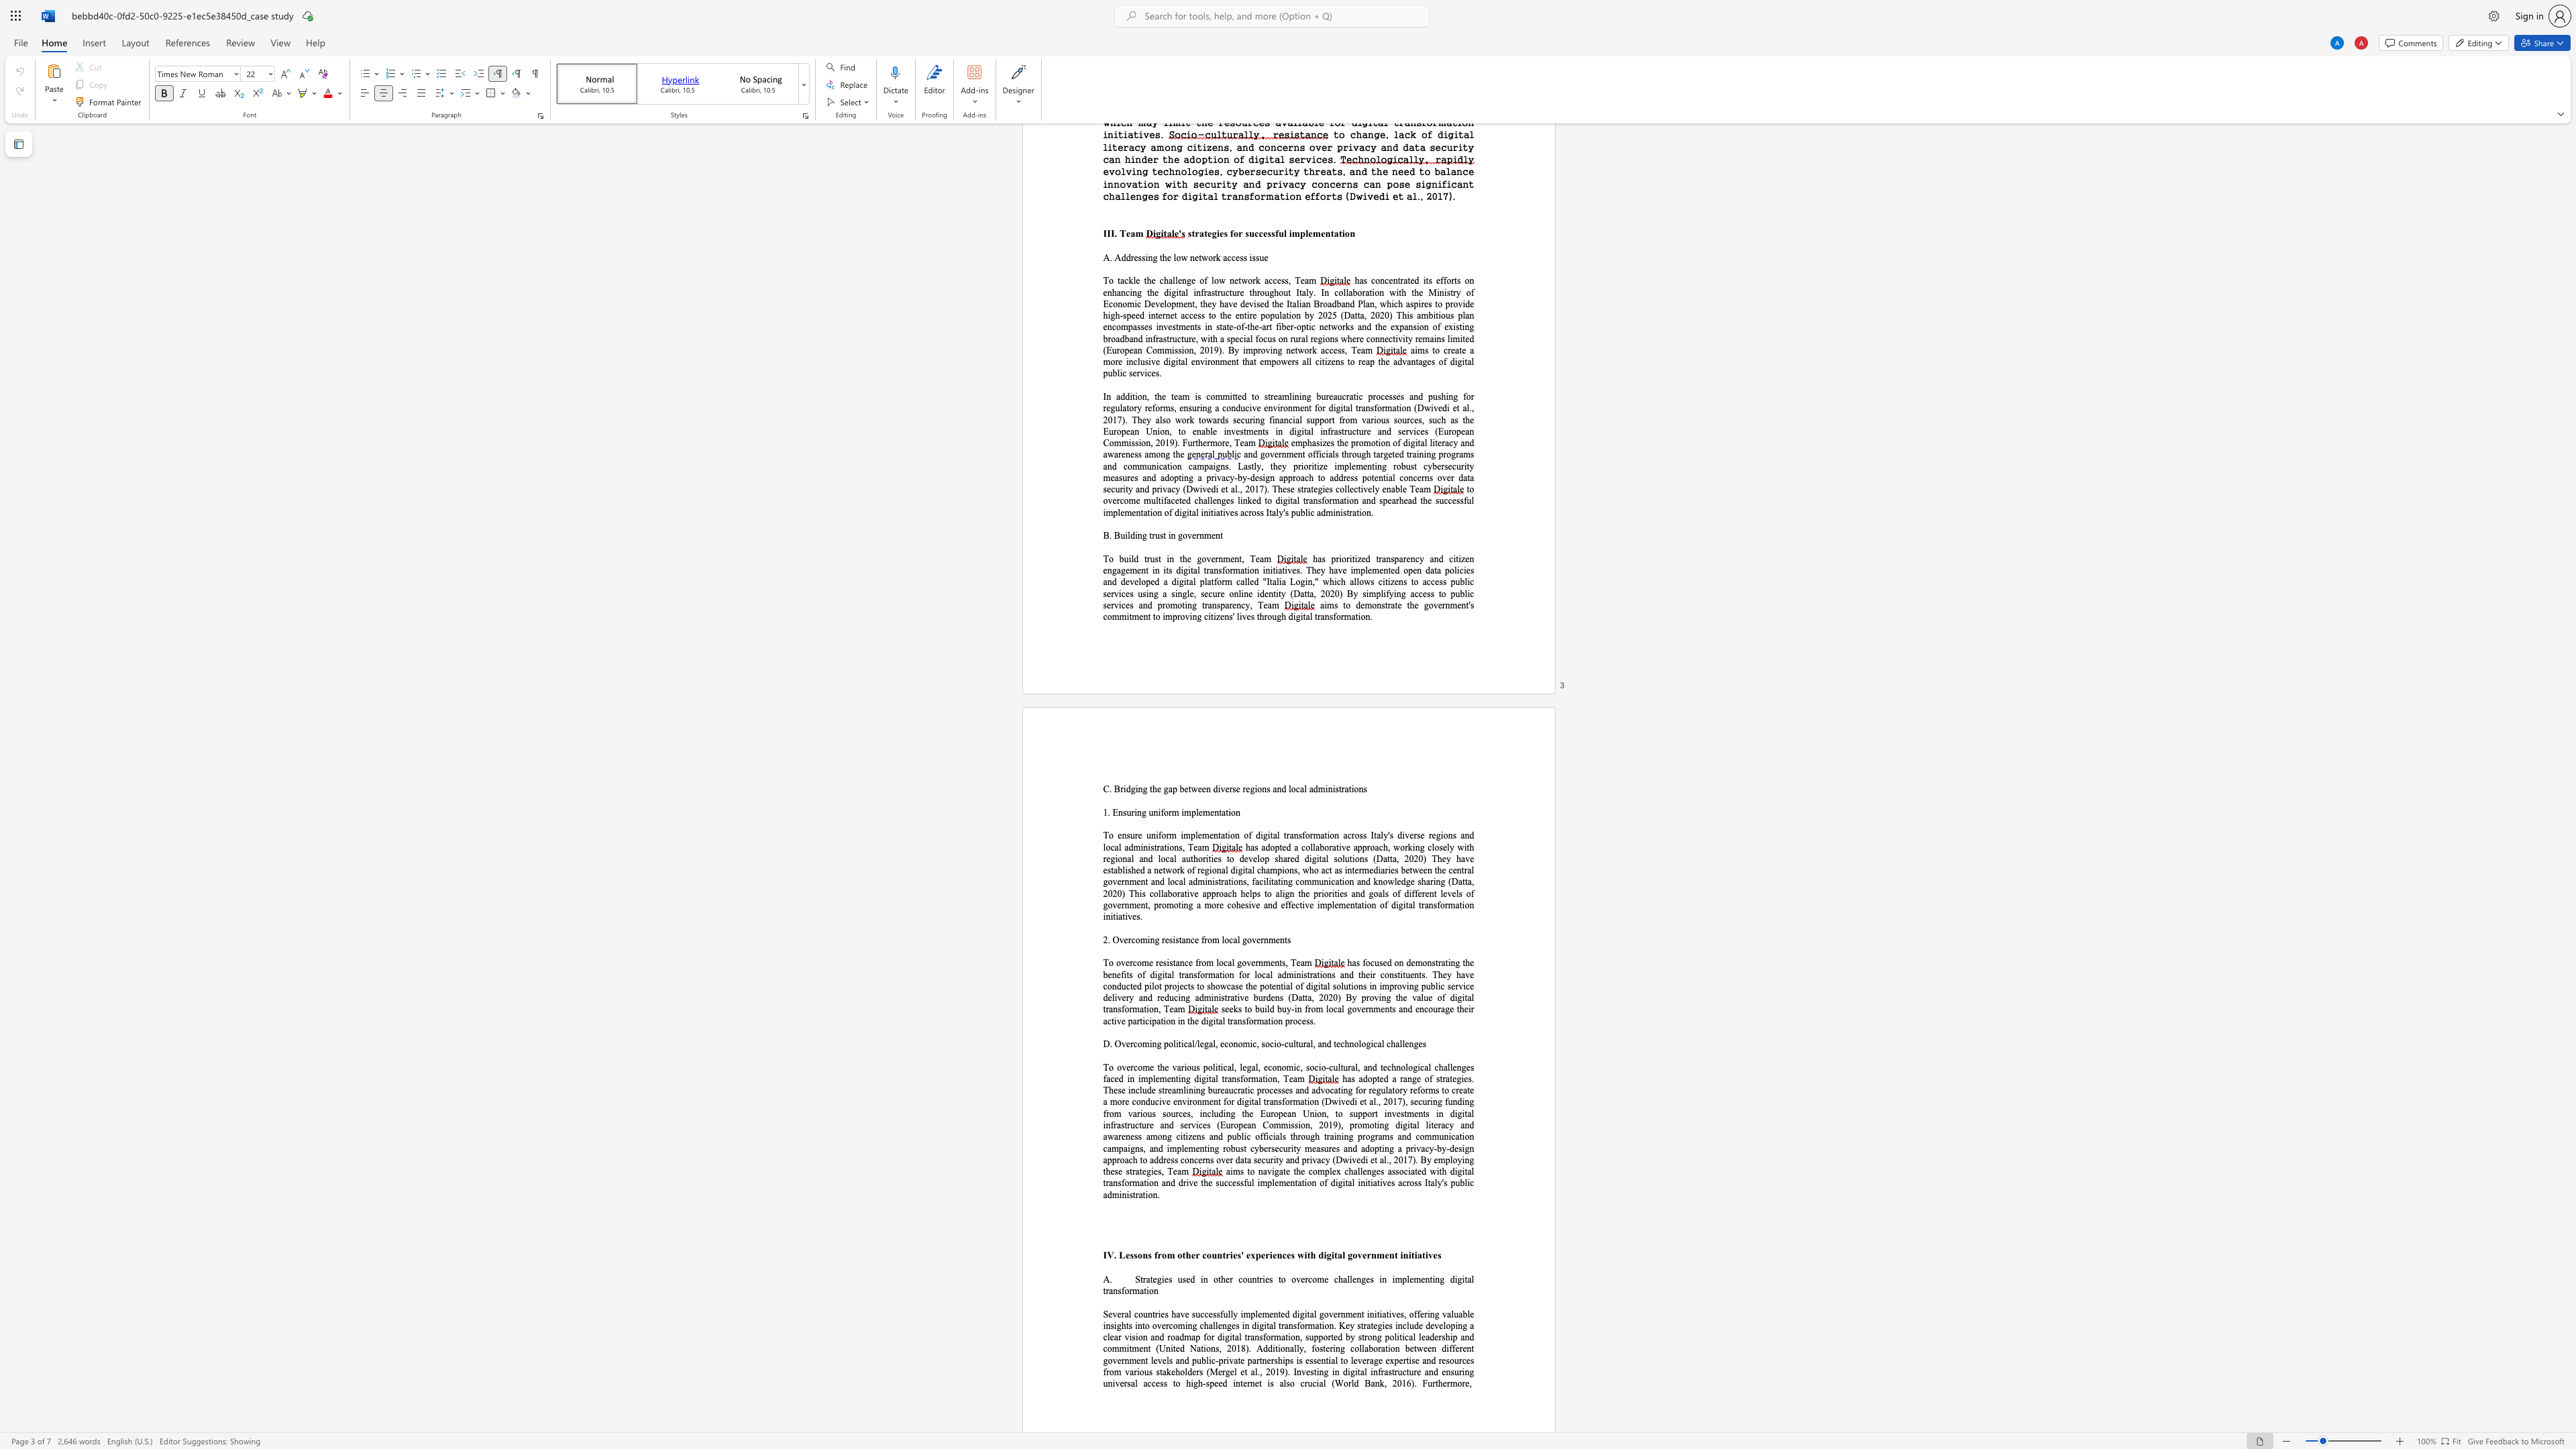 Image resolution: width=2576 pixels, height=1449 pixels. What do you see at coordinates (1358, 1171) in the screenshot?
I see `the subset text "lenges associated with digital transformation and drive the successful implementation" within the text "aims to navigate the complex challenges associated with digital transformation and drive the successful implementation of digital initiatives across Ital"` at bounding box center [1358, 1171].